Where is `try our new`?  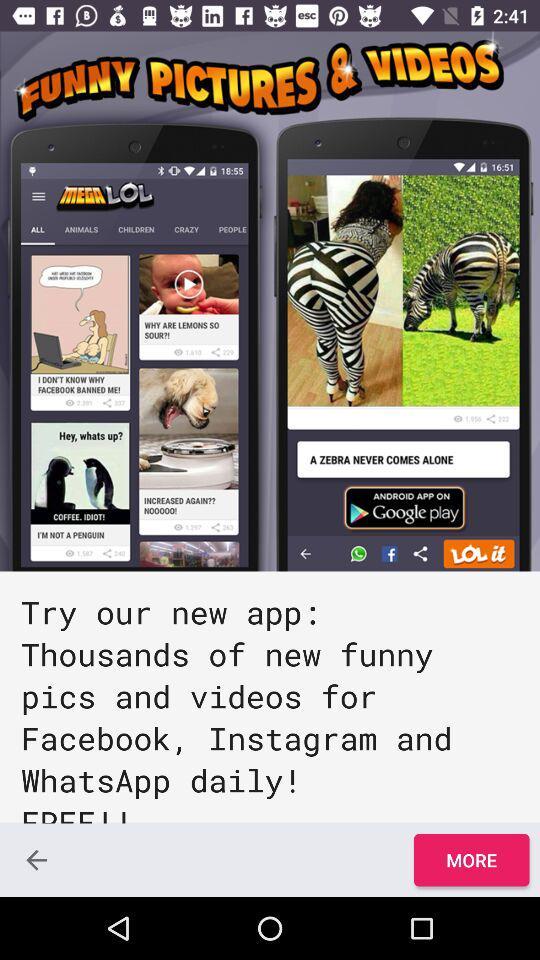 try our new is located at coordinates (270, 697).